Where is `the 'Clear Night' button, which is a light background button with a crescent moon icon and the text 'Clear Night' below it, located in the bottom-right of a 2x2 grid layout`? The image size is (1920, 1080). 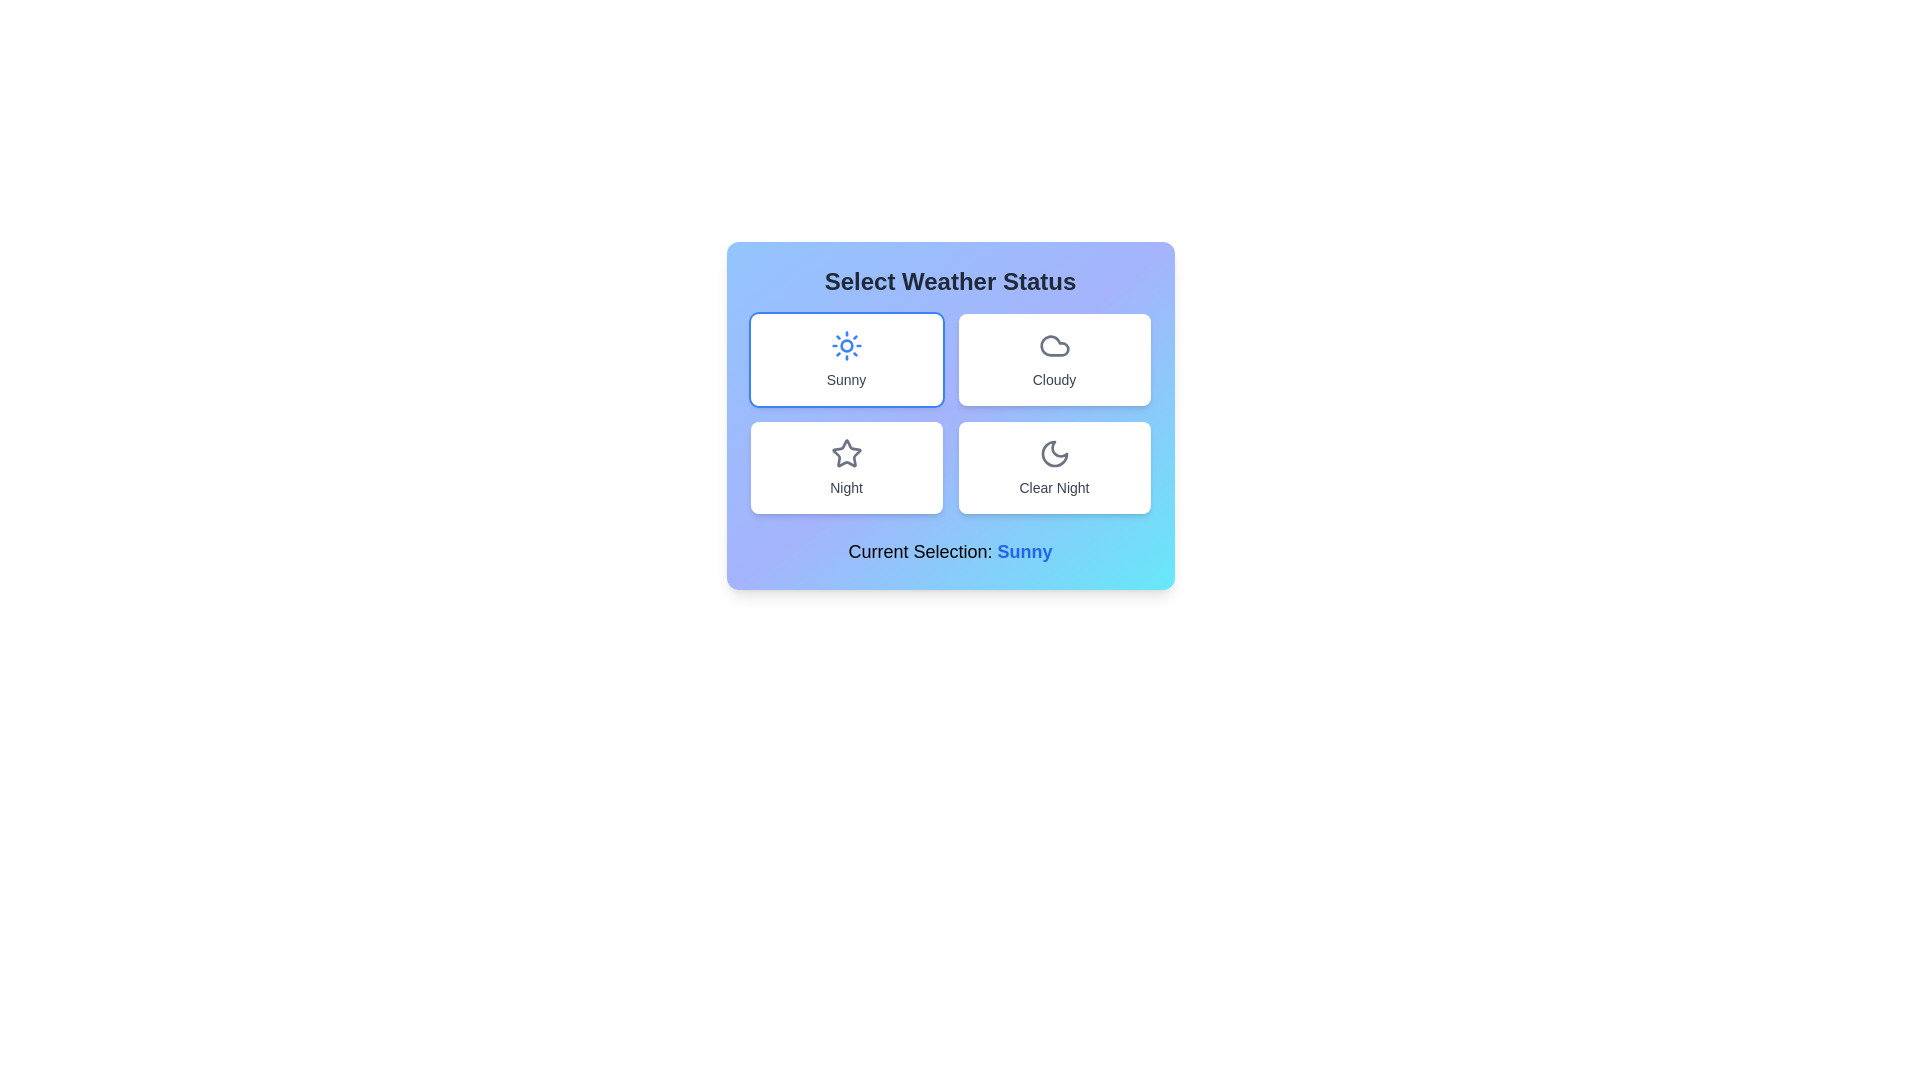 the 'Clear Night' button, which is a light background button with a crescent moon icon and the text 'Clear Night' below it, located in the bottom-right of a 2x2 grid layout is located at coordinates (1053, 467).